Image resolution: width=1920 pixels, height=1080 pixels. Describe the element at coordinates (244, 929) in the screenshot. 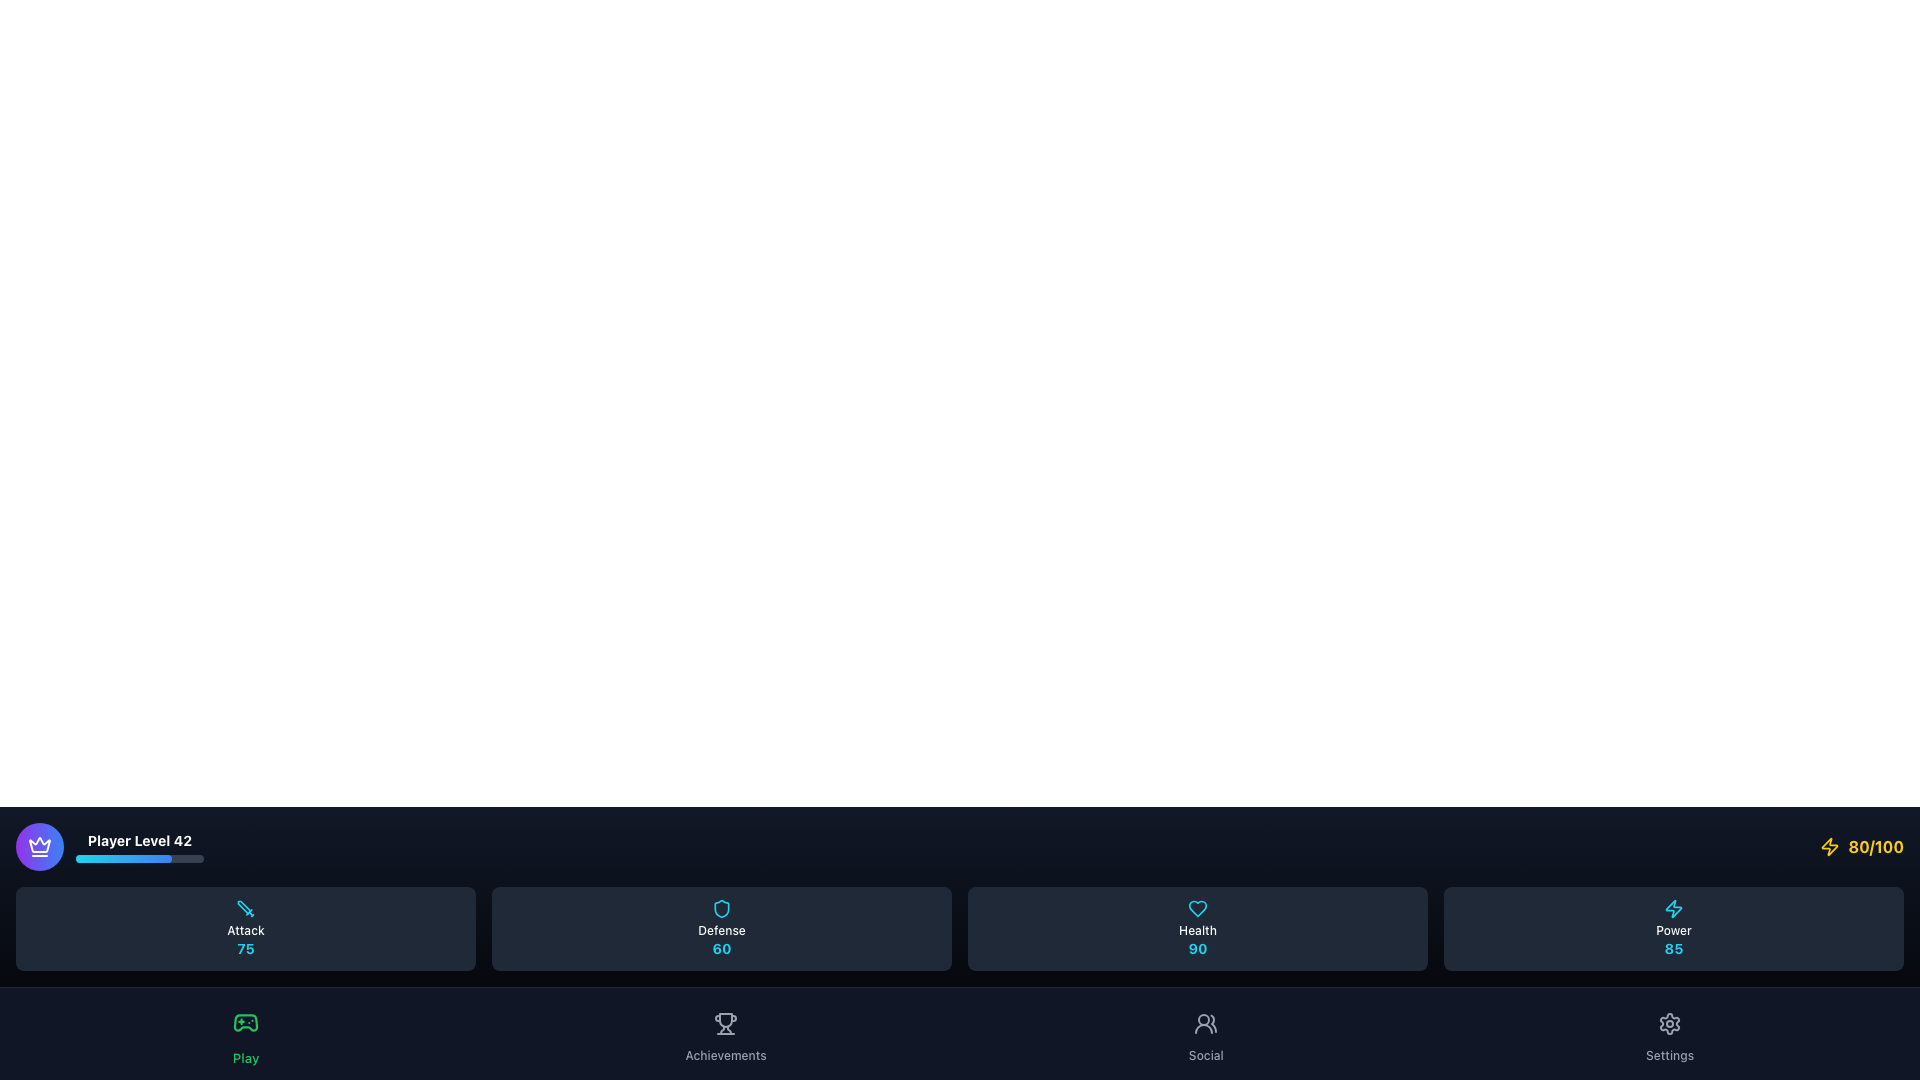

I see `the 'Attack' information display card, which shows a value of '75', located at the bottom center of the interface, to access details about adjacent elements` at that location.